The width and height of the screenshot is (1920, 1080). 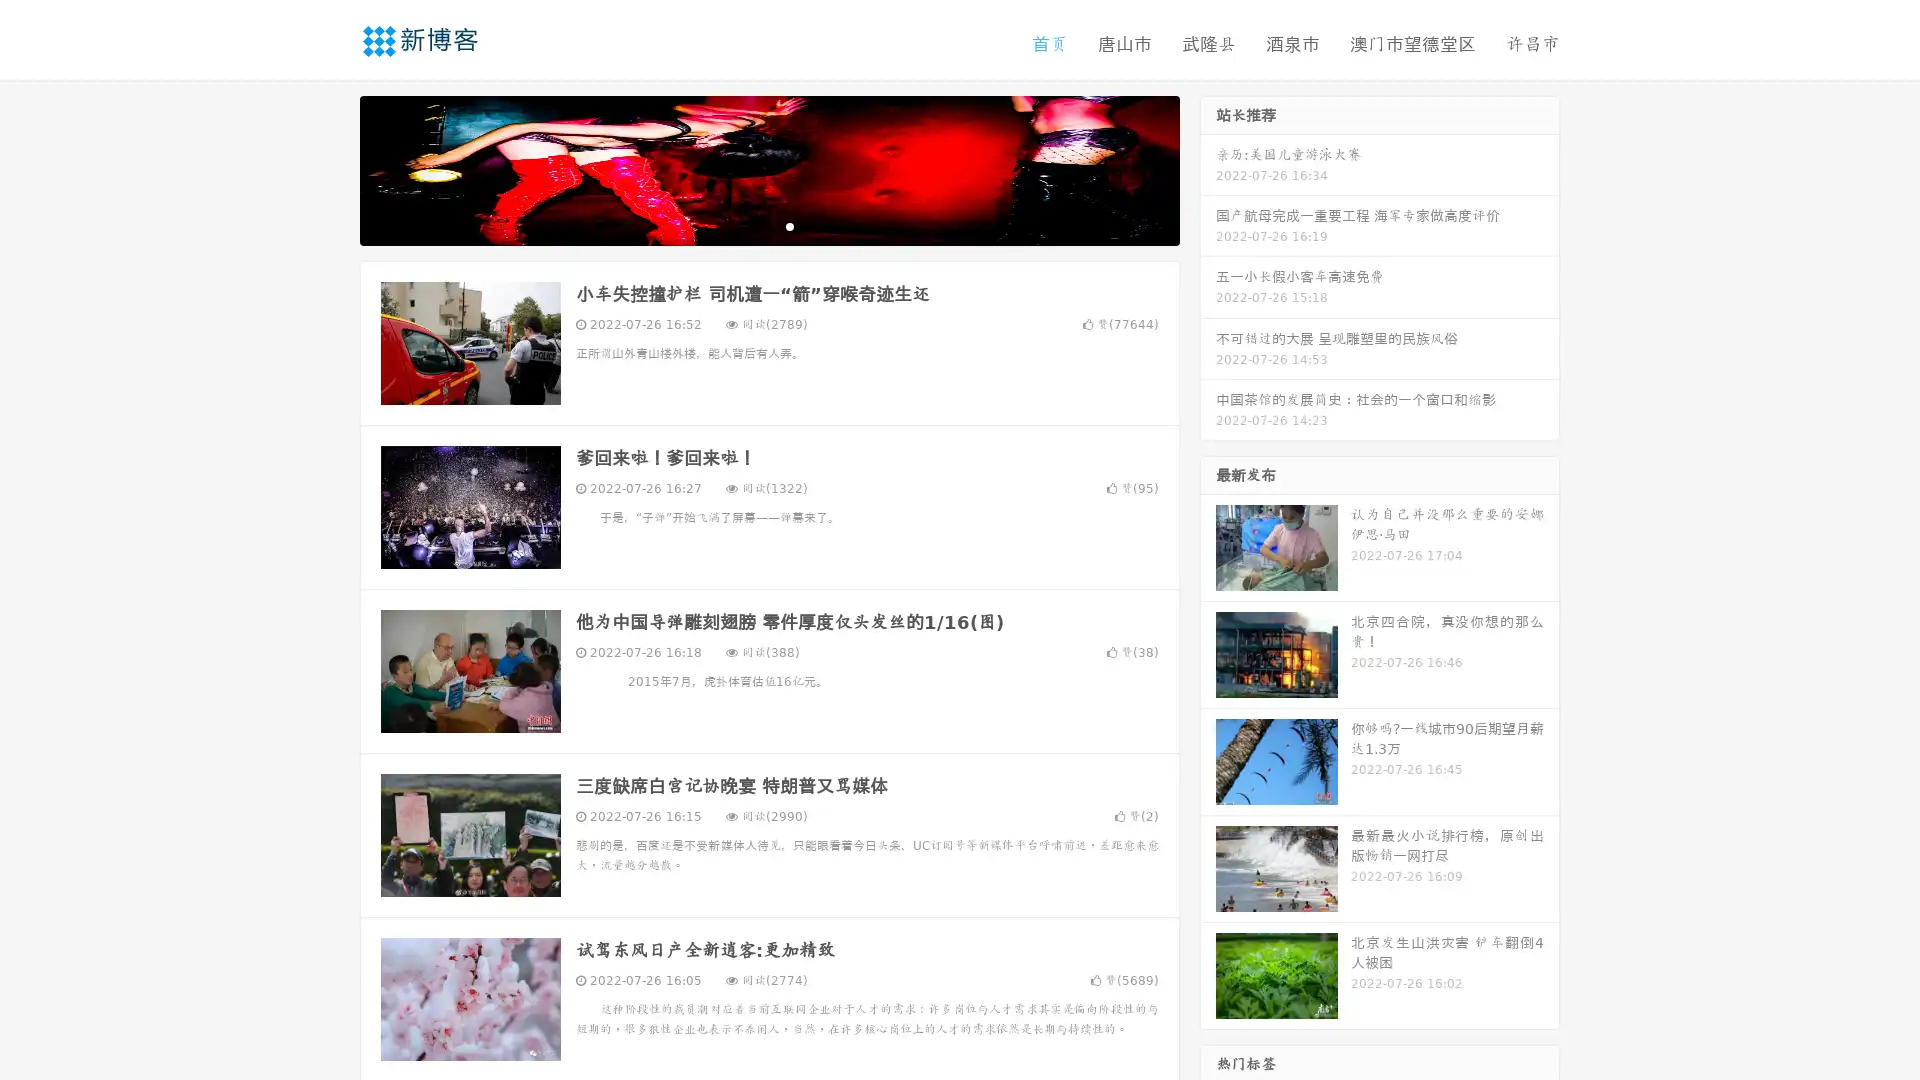 What do you see at coordinates (768, 225) in the screenshot?
I see `Go to slide 2` at bounding box center [768, 225].